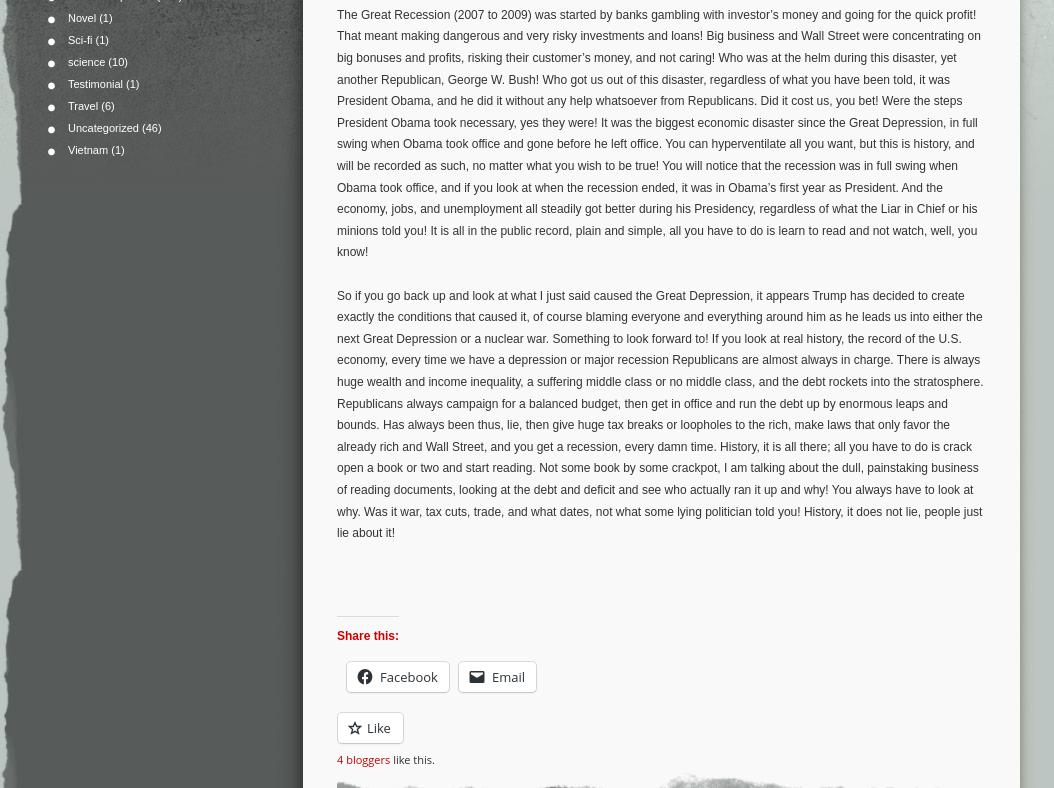 The image size is (1054, 788). Describe the element at coordinates (367, 633) in the screenshot. I see `'Share this:'` at that location.